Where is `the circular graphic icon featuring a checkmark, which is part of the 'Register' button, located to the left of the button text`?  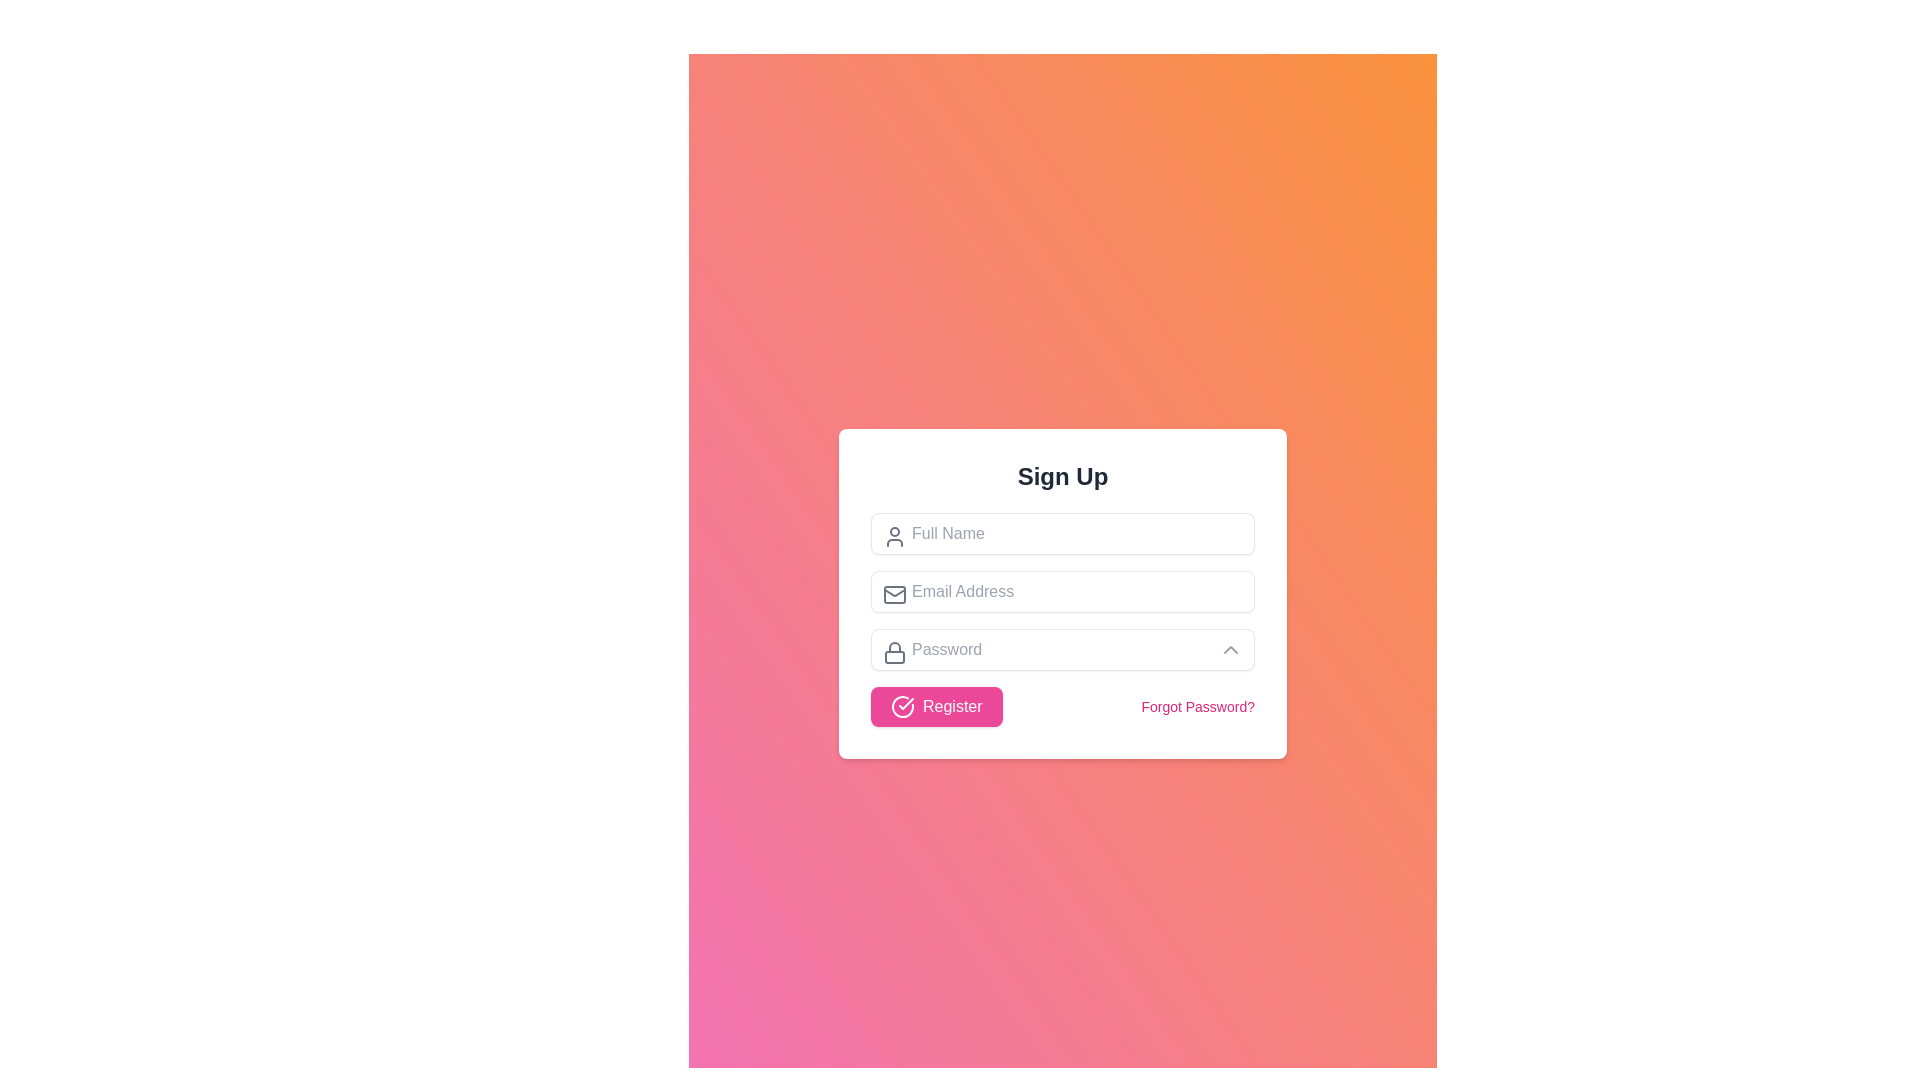 the circular graphic icon featuring a checkmark, which is part of the 'Register' button, located to the left of the button text is located at coordinates (901, 705).